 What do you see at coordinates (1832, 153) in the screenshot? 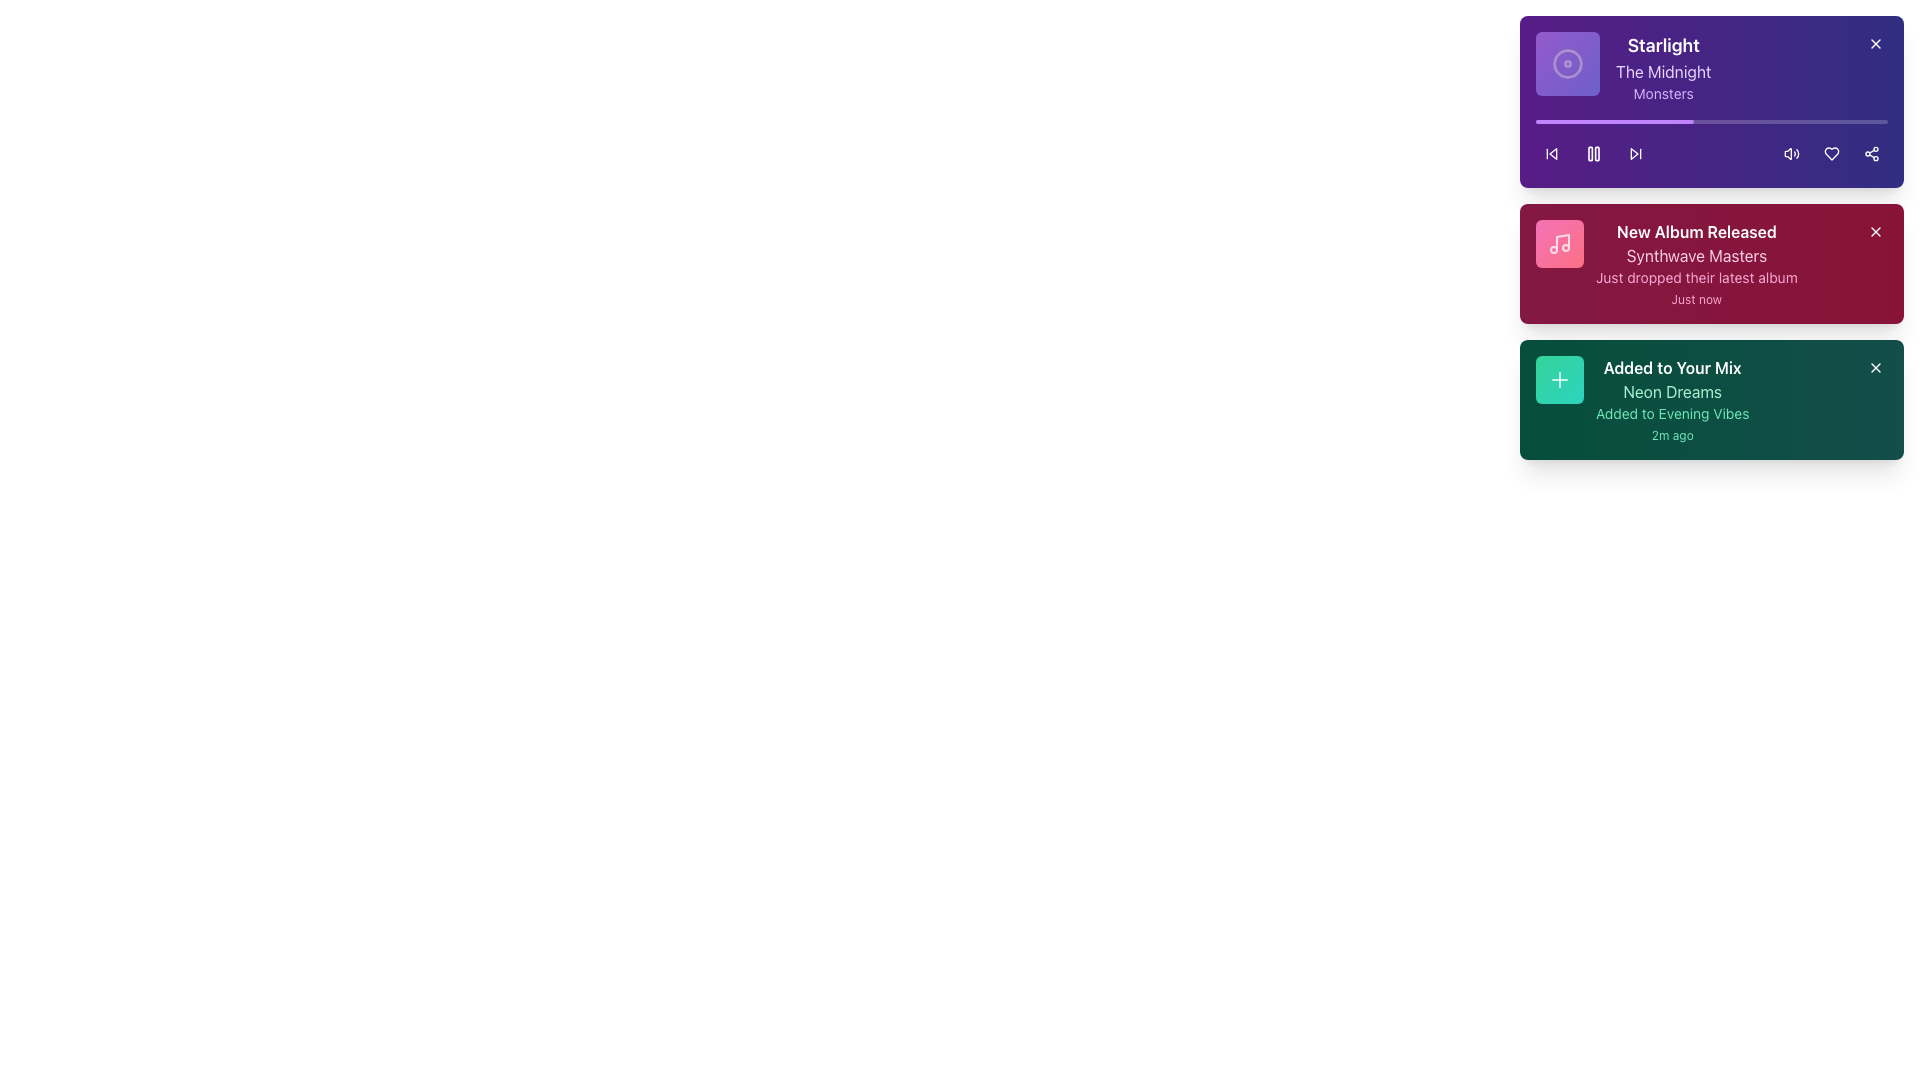
I see `the Interactive icon in the 'Starlight' card` at bounding box center [1832, 153].